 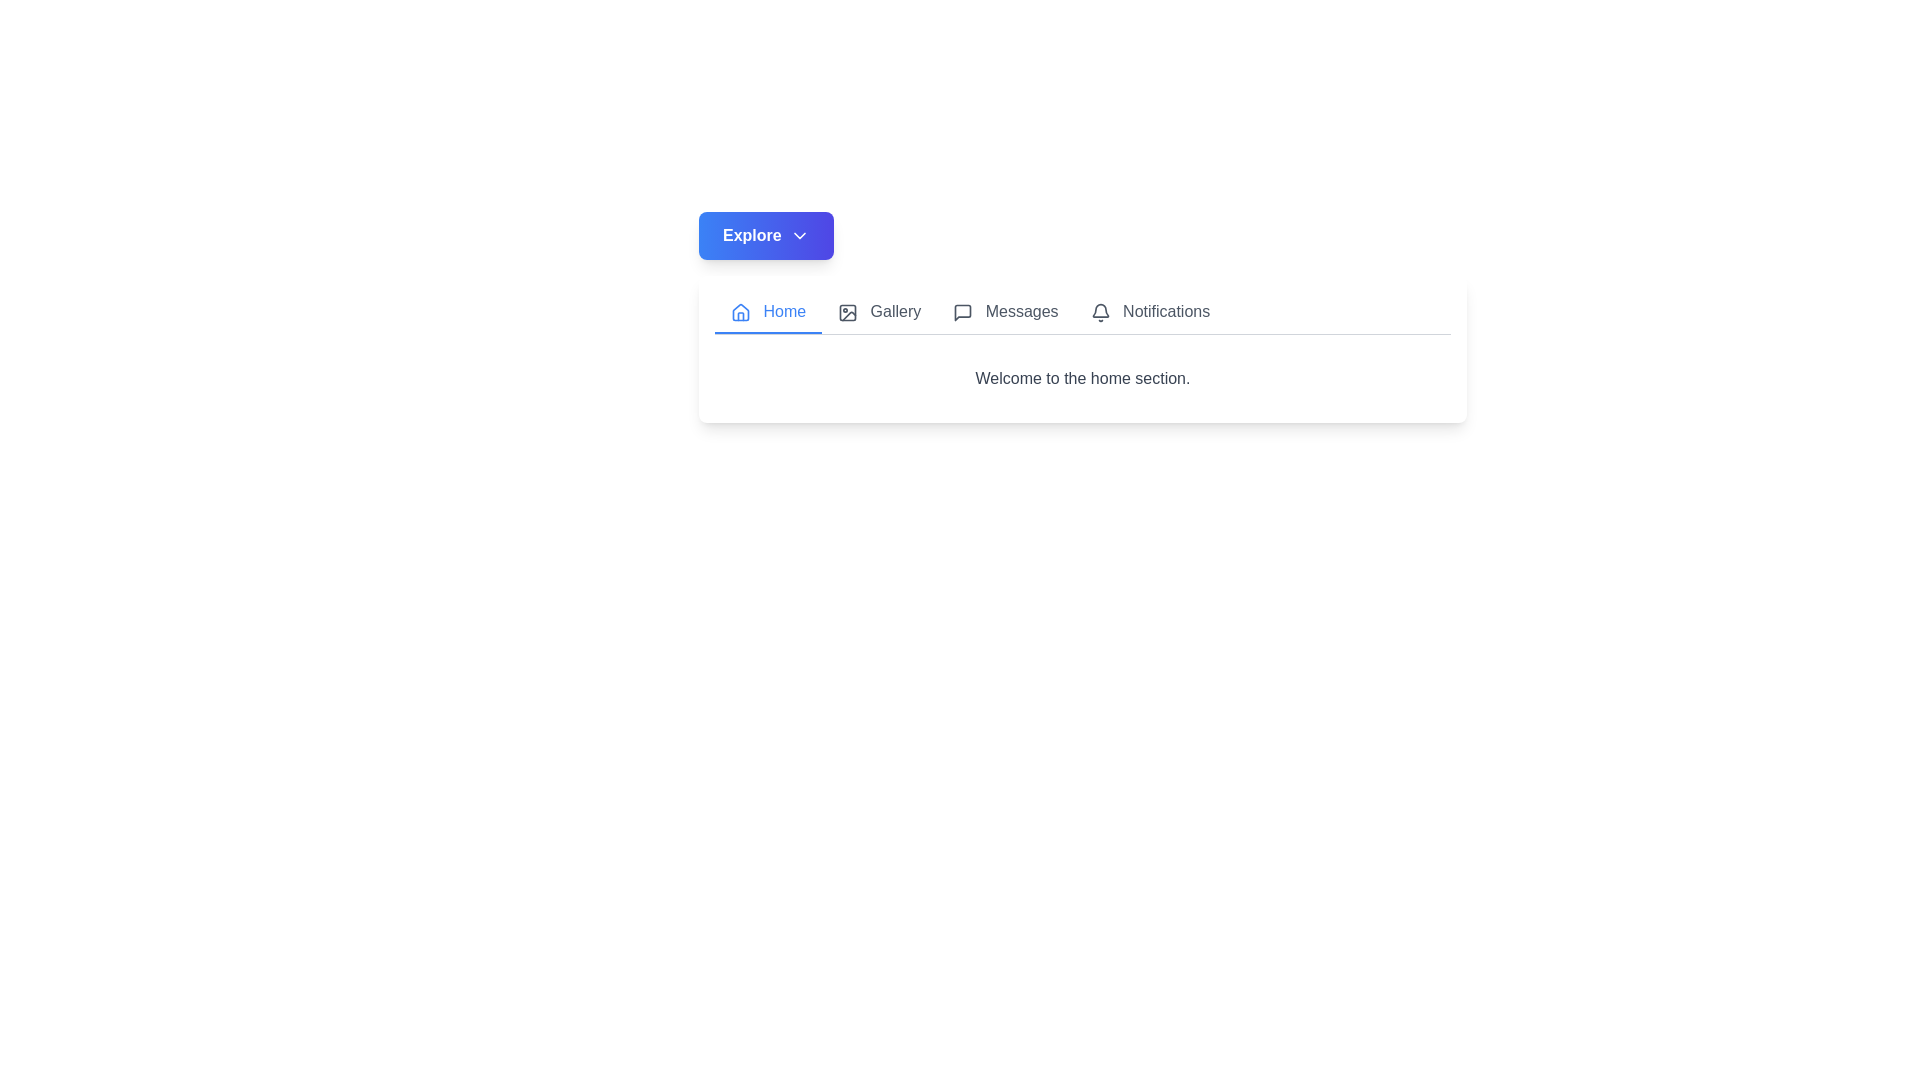 I want to click on the 'Messages' icon located in the center of the navigation bar, which features a speech bubble graphic and is positioned to the left of the text 'Messages', so click(x=963, y=312).